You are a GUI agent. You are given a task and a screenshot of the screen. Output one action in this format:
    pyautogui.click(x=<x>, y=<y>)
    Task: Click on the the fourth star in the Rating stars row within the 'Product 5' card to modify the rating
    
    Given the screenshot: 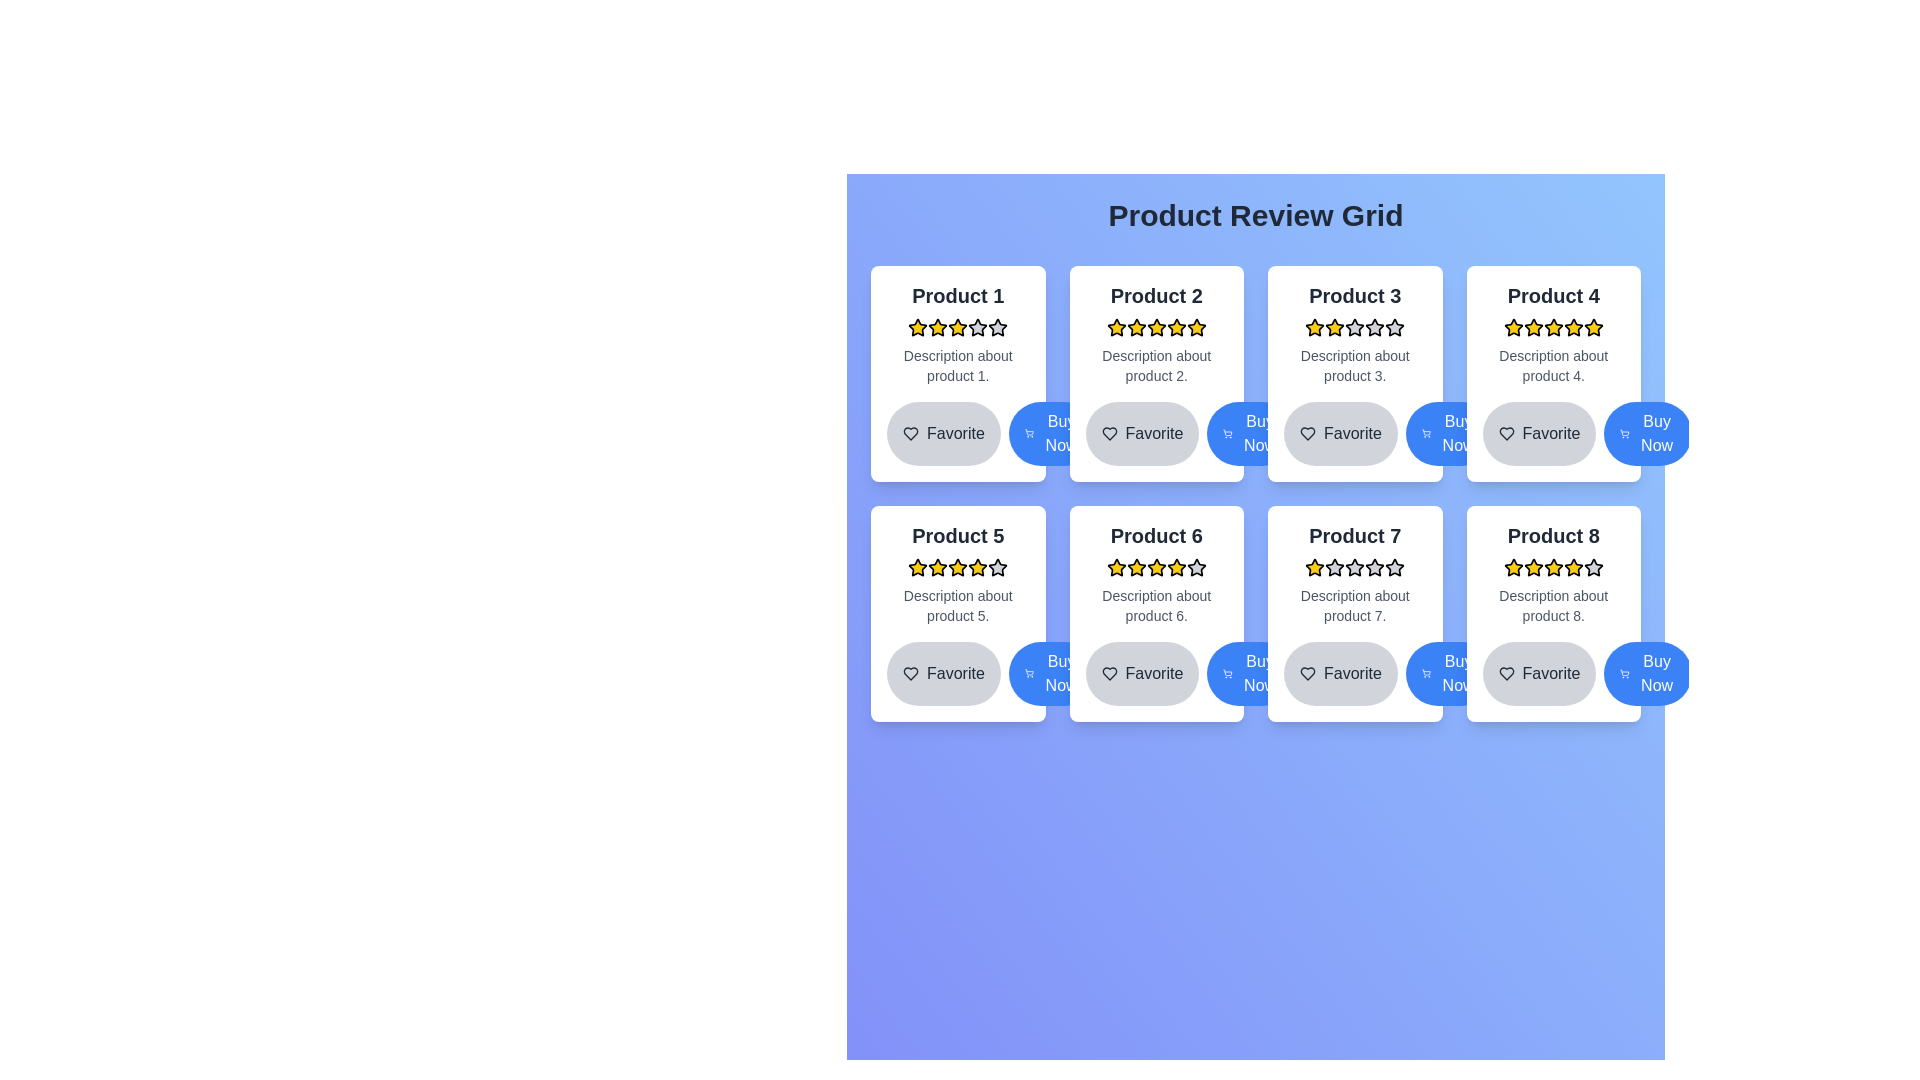 What is the action you would take?
    pyautogui.click(x=957, y=567)
    